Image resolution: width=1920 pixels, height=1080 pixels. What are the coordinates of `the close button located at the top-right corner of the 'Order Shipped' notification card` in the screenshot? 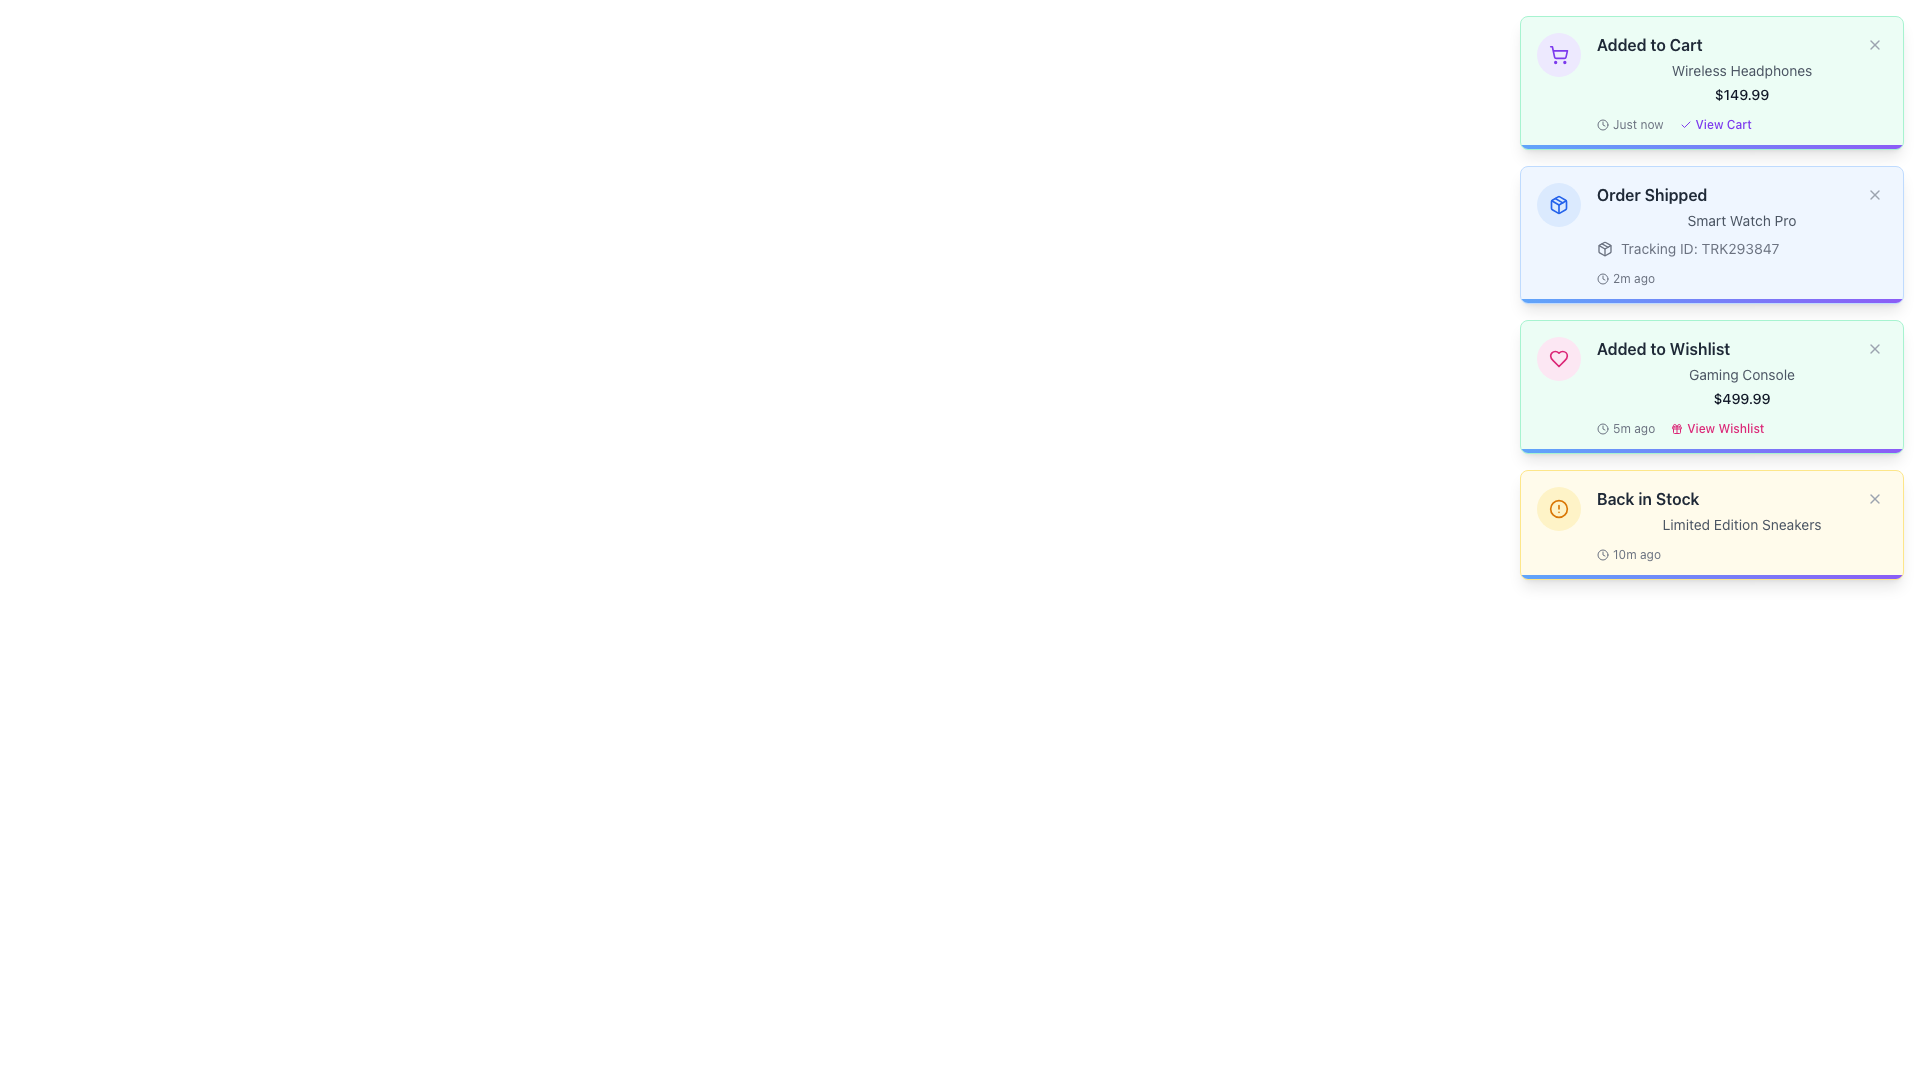 It's located at (1874, 195).